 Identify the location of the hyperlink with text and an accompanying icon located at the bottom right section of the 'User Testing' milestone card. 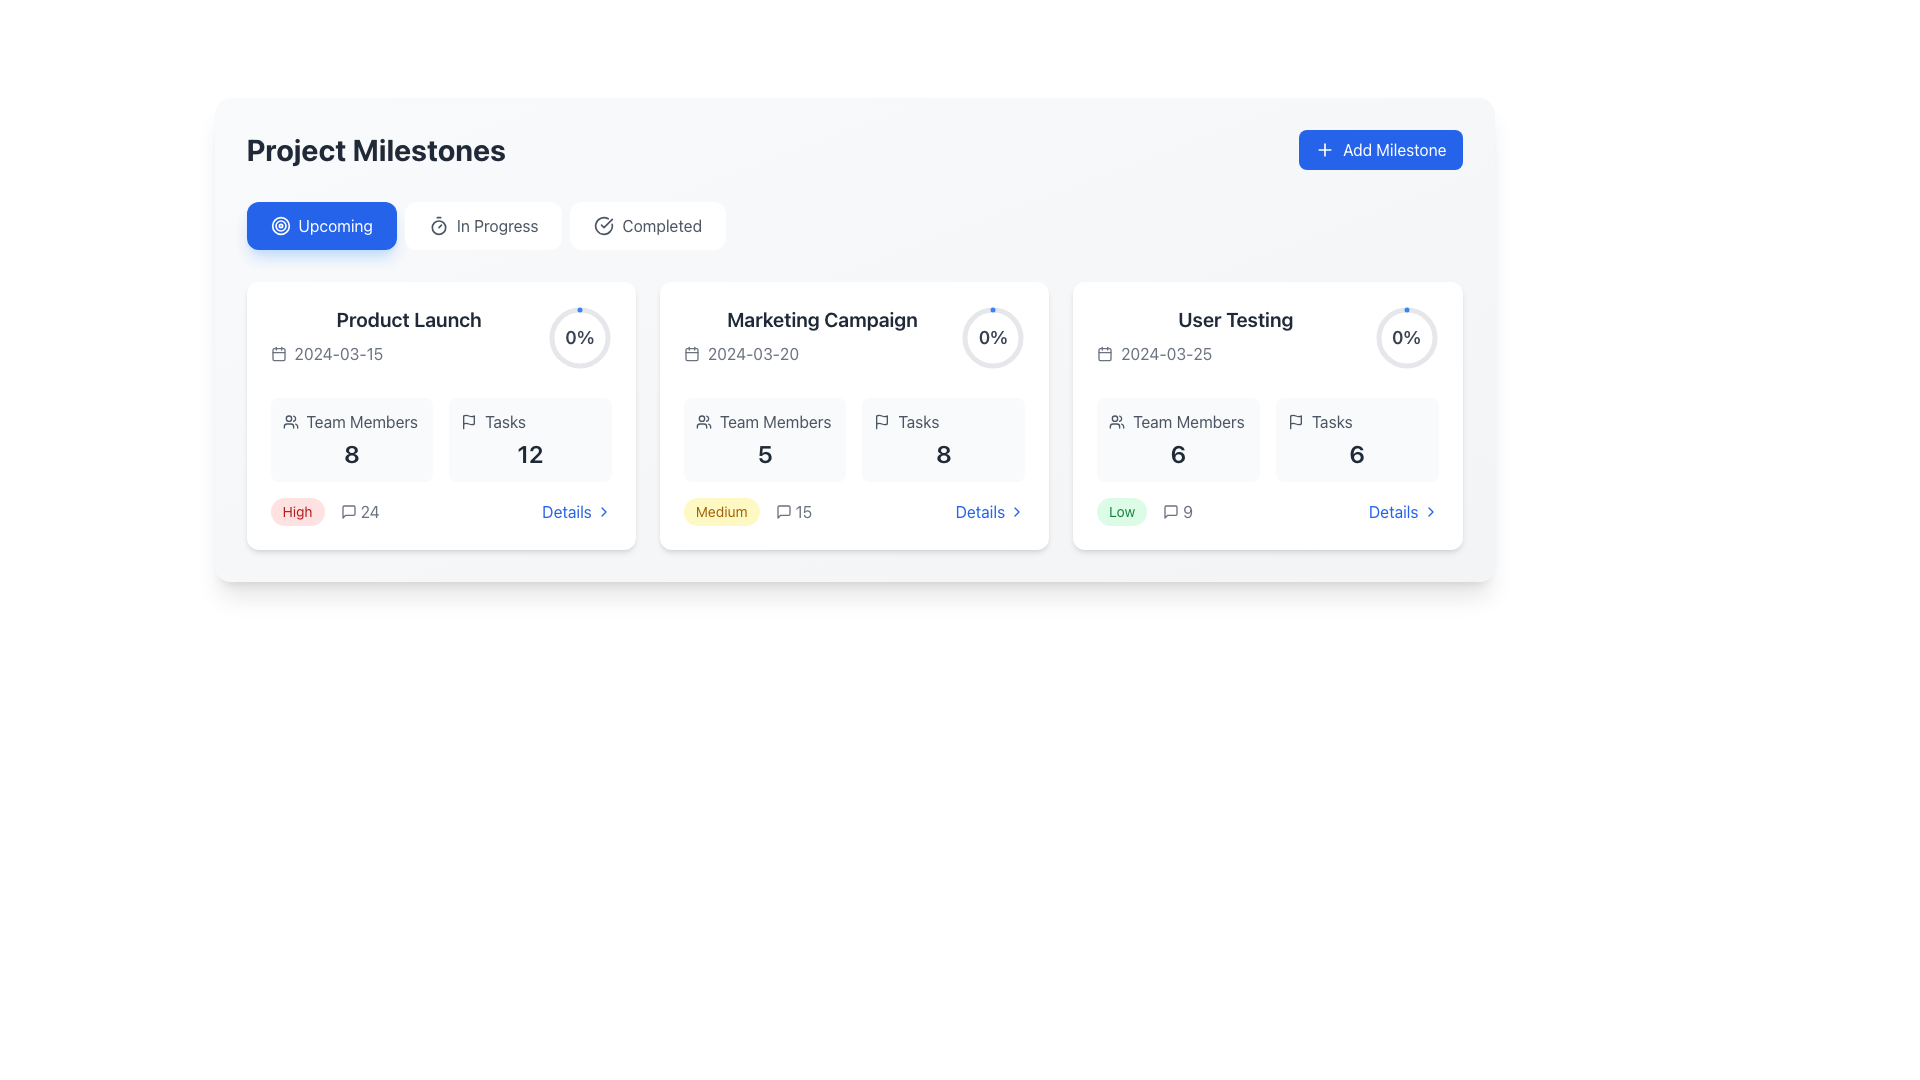
(1402, 511).